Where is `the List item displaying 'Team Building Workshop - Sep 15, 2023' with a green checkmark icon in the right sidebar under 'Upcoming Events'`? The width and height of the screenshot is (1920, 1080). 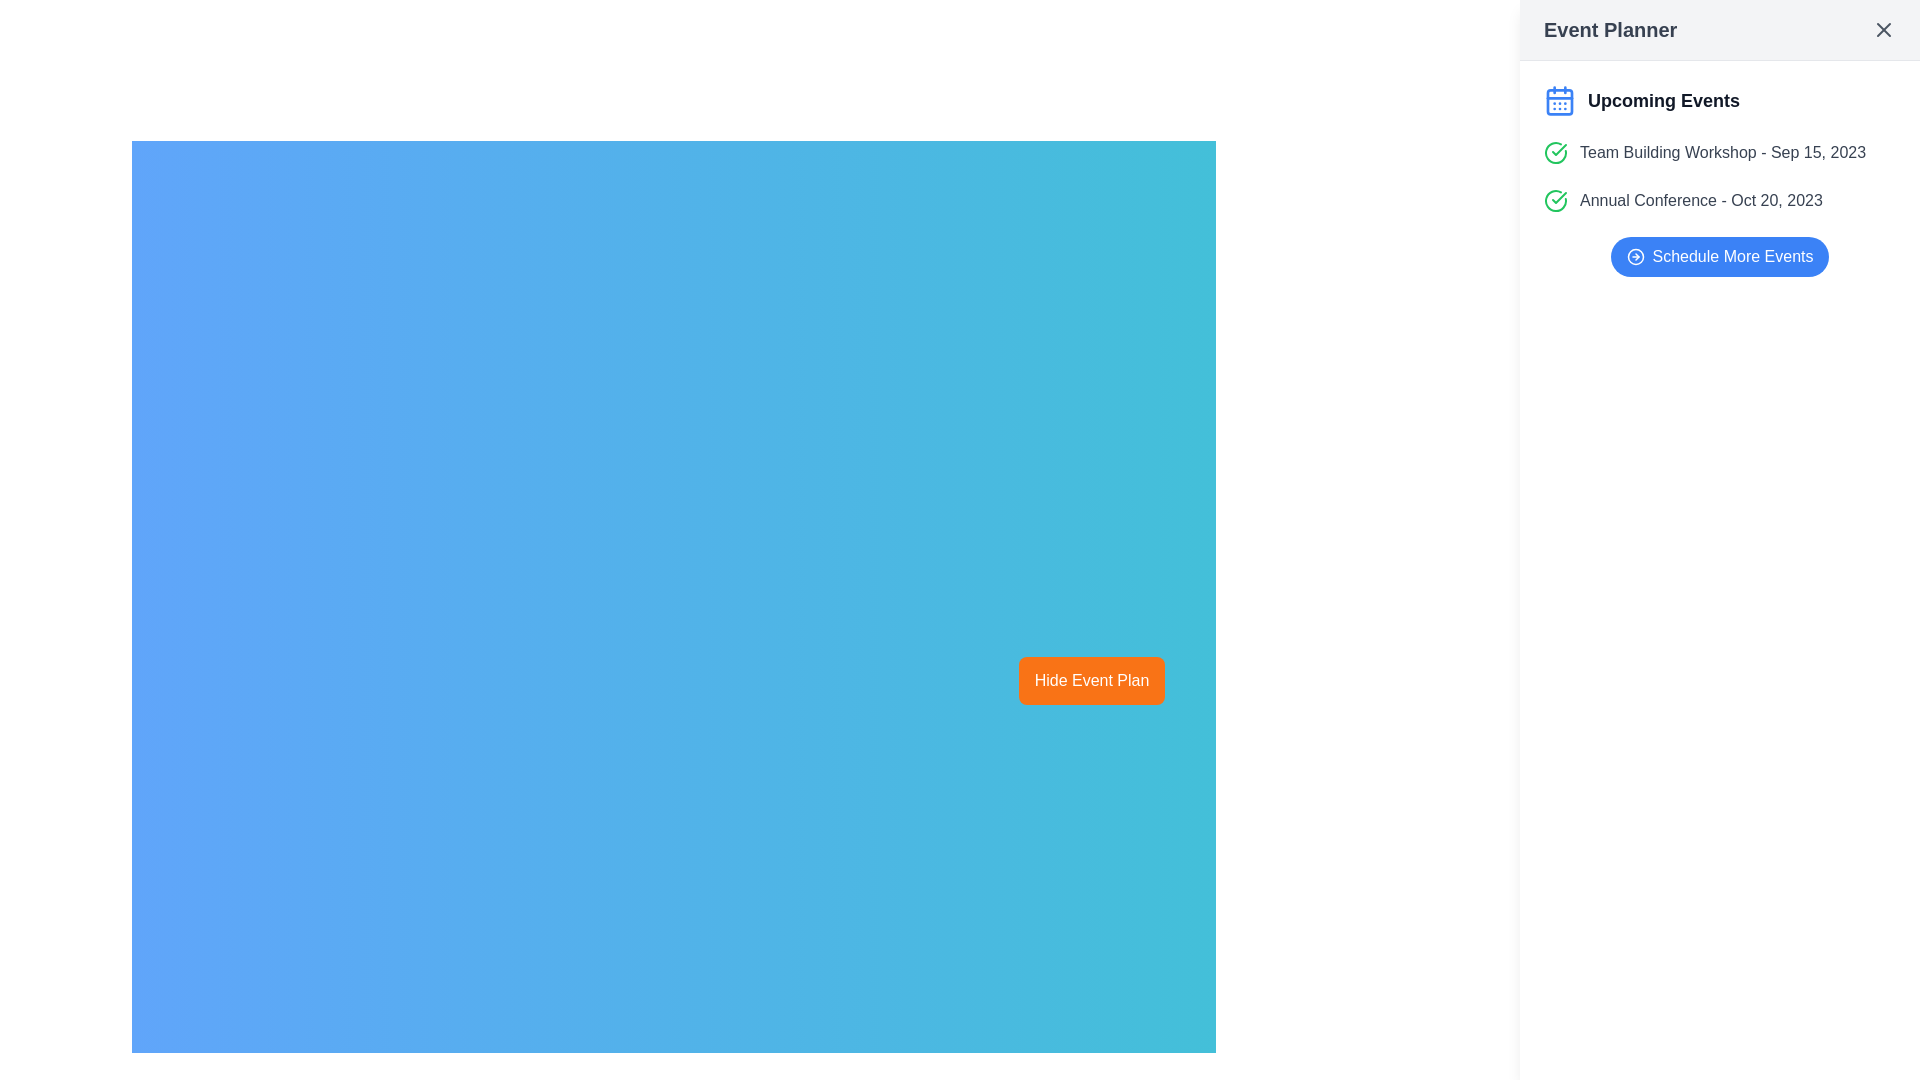
the List item displaying 'Team Building Workshop - Sep 15, 2023' with a green checkmark icon in the right sidebar under 'Upcoming Events' is located at coordinates (1718, 152).